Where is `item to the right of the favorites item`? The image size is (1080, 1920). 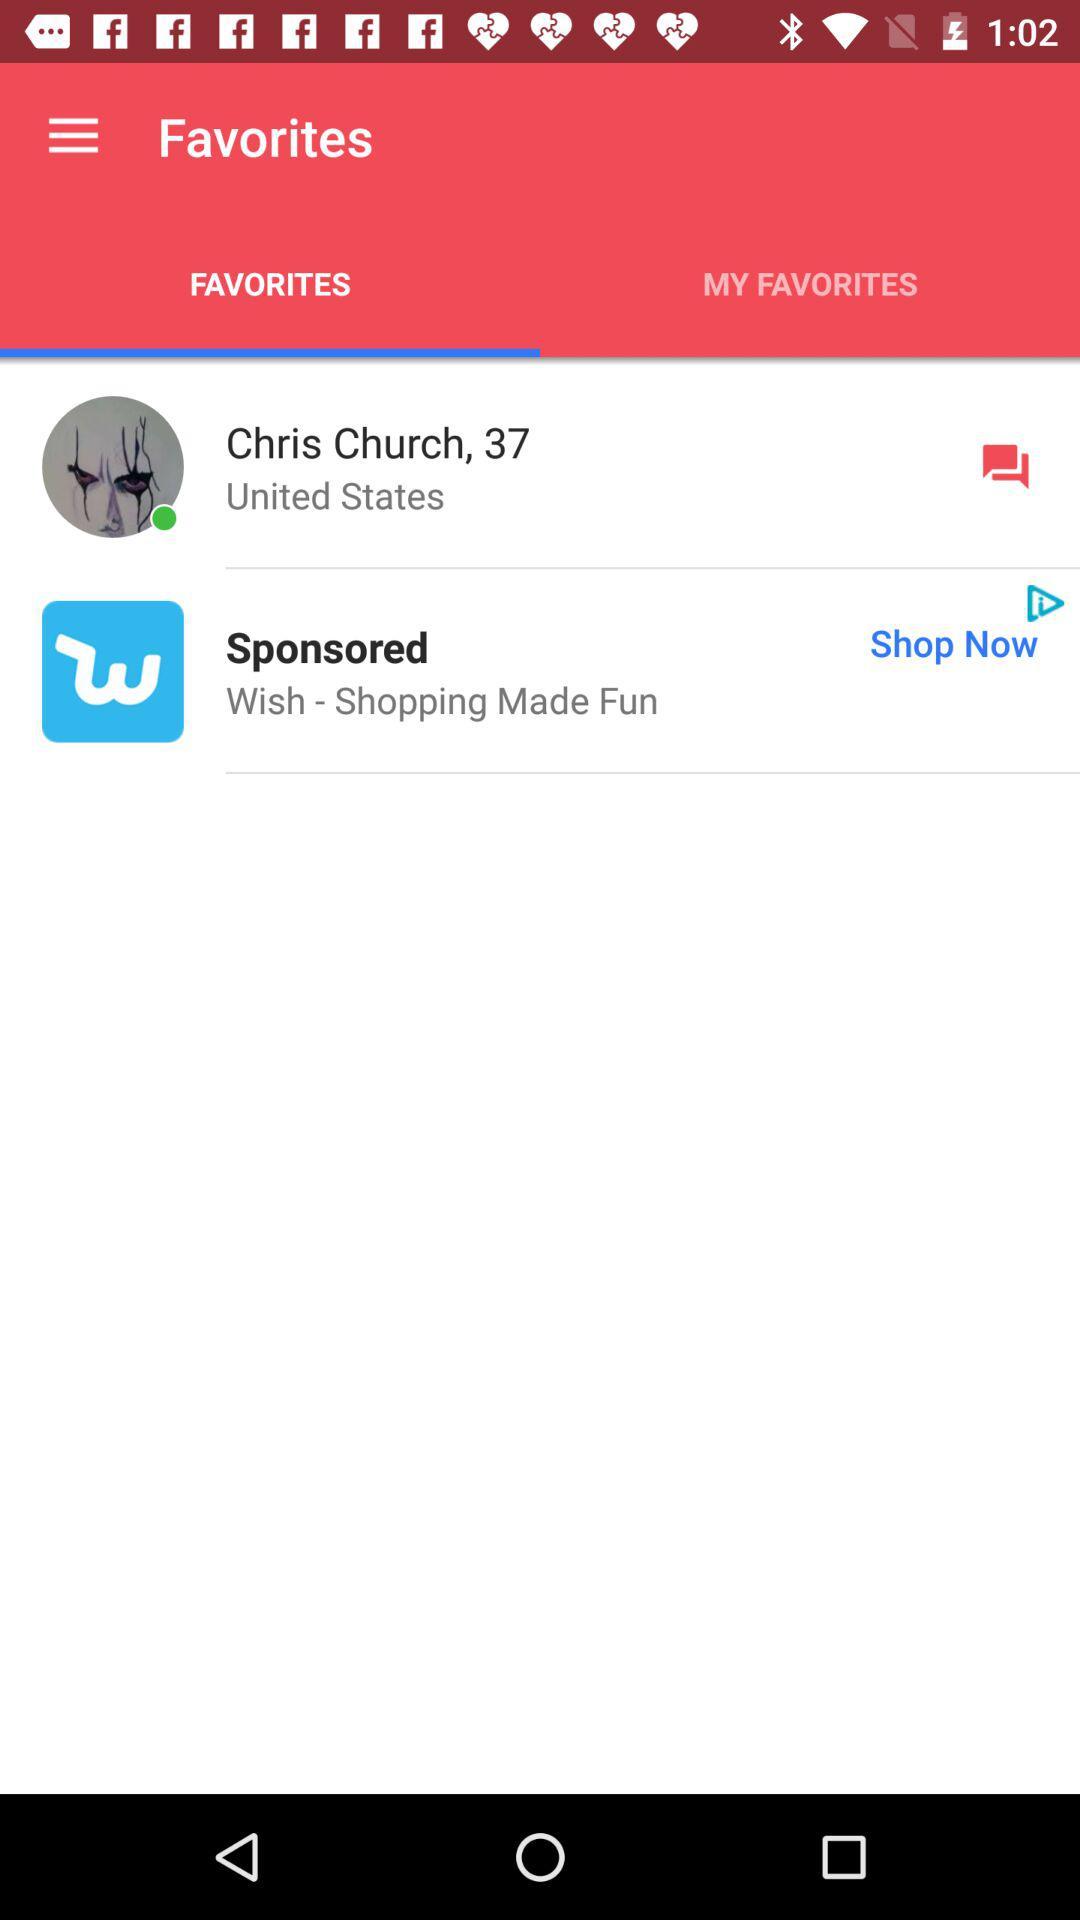
item to the right of the favorites item is located at coordinates (810, 282).